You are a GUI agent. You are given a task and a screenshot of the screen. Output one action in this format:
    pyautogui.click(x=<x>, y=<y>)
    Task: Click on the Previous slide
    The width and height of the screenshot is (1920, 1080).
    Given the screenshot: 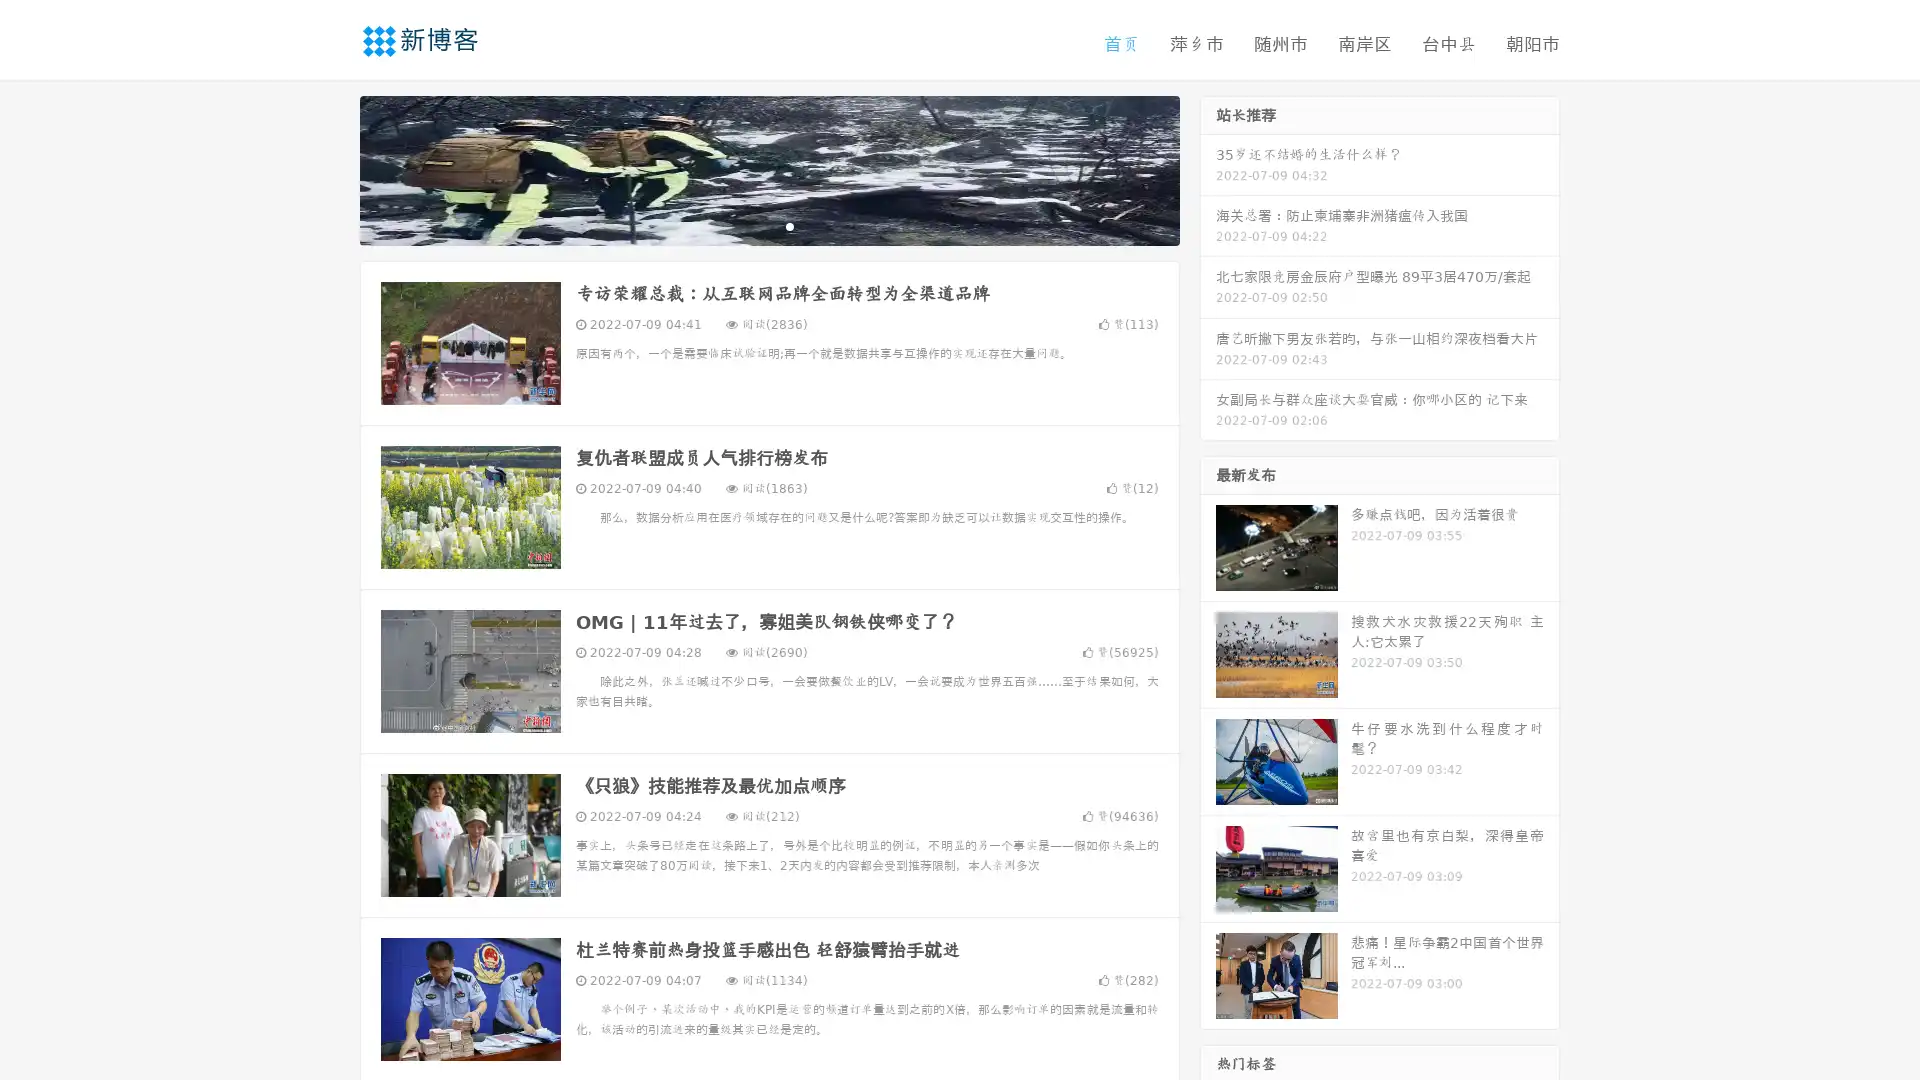 What is the action you would take?
    pyautogui.click(x=330, y=168)
    